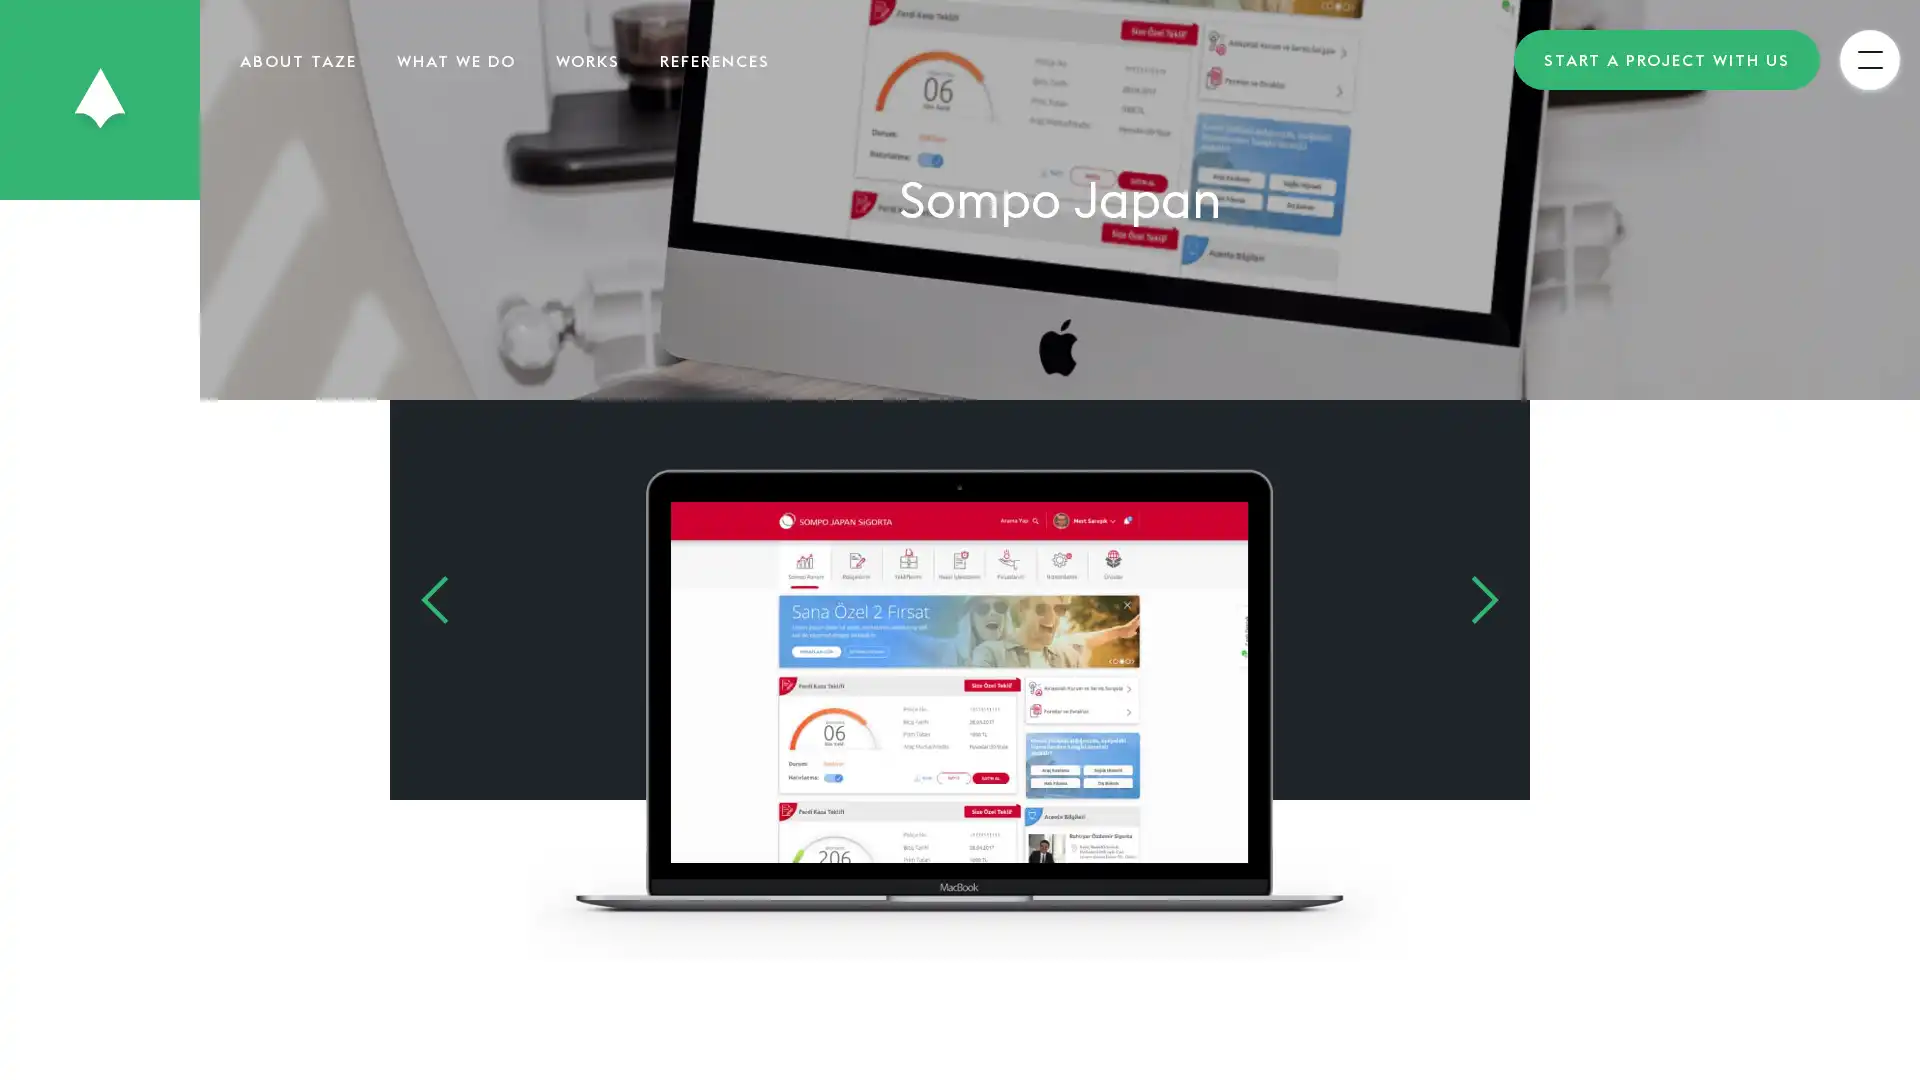 This screenshot has height=1080, width=1920. What do you see at coordinates (1484, 599) in the screenshot?
I see `Next` at bounding box center [1484, 599].